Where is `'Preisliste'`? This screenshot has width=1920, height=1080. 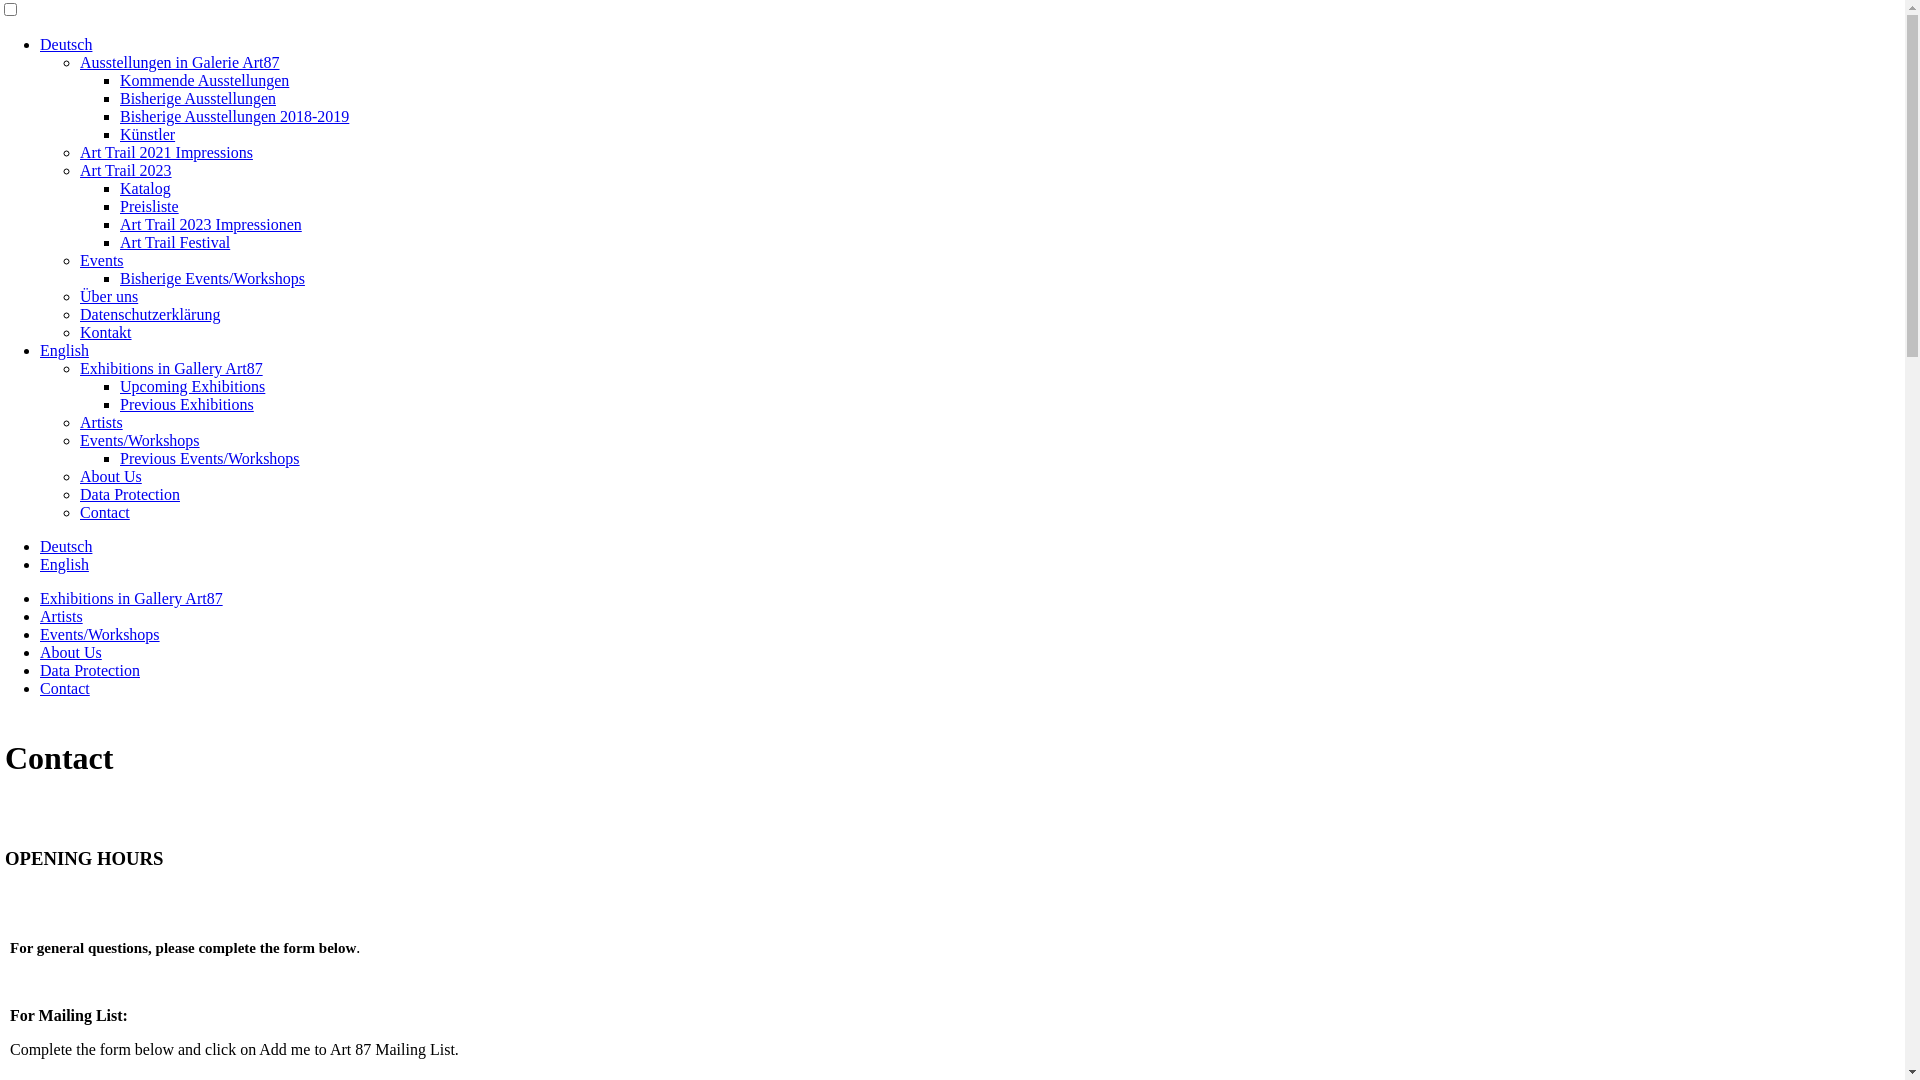 'Preisliste' is located at coordinates (148, 206).